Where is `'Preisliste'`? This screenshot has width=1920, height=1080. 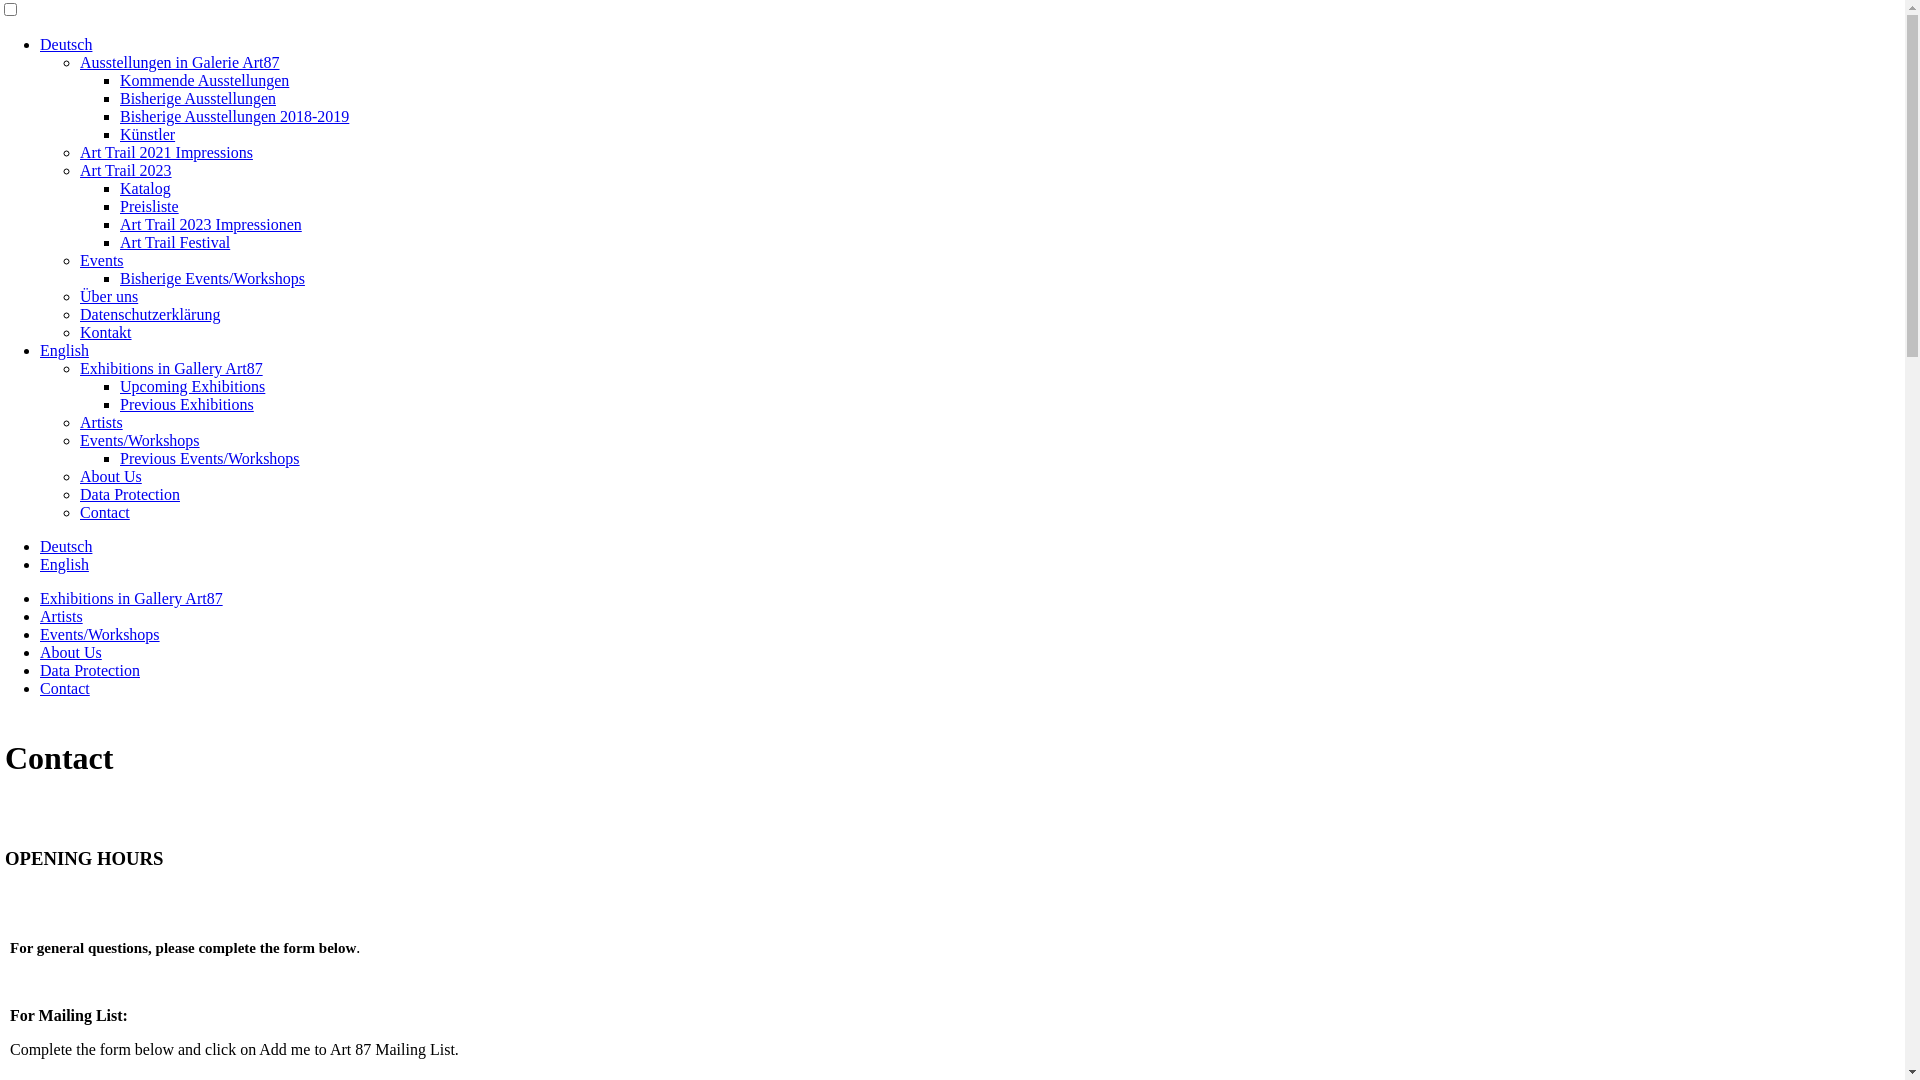 'Preisliste' is located at coordinates (148, 206).